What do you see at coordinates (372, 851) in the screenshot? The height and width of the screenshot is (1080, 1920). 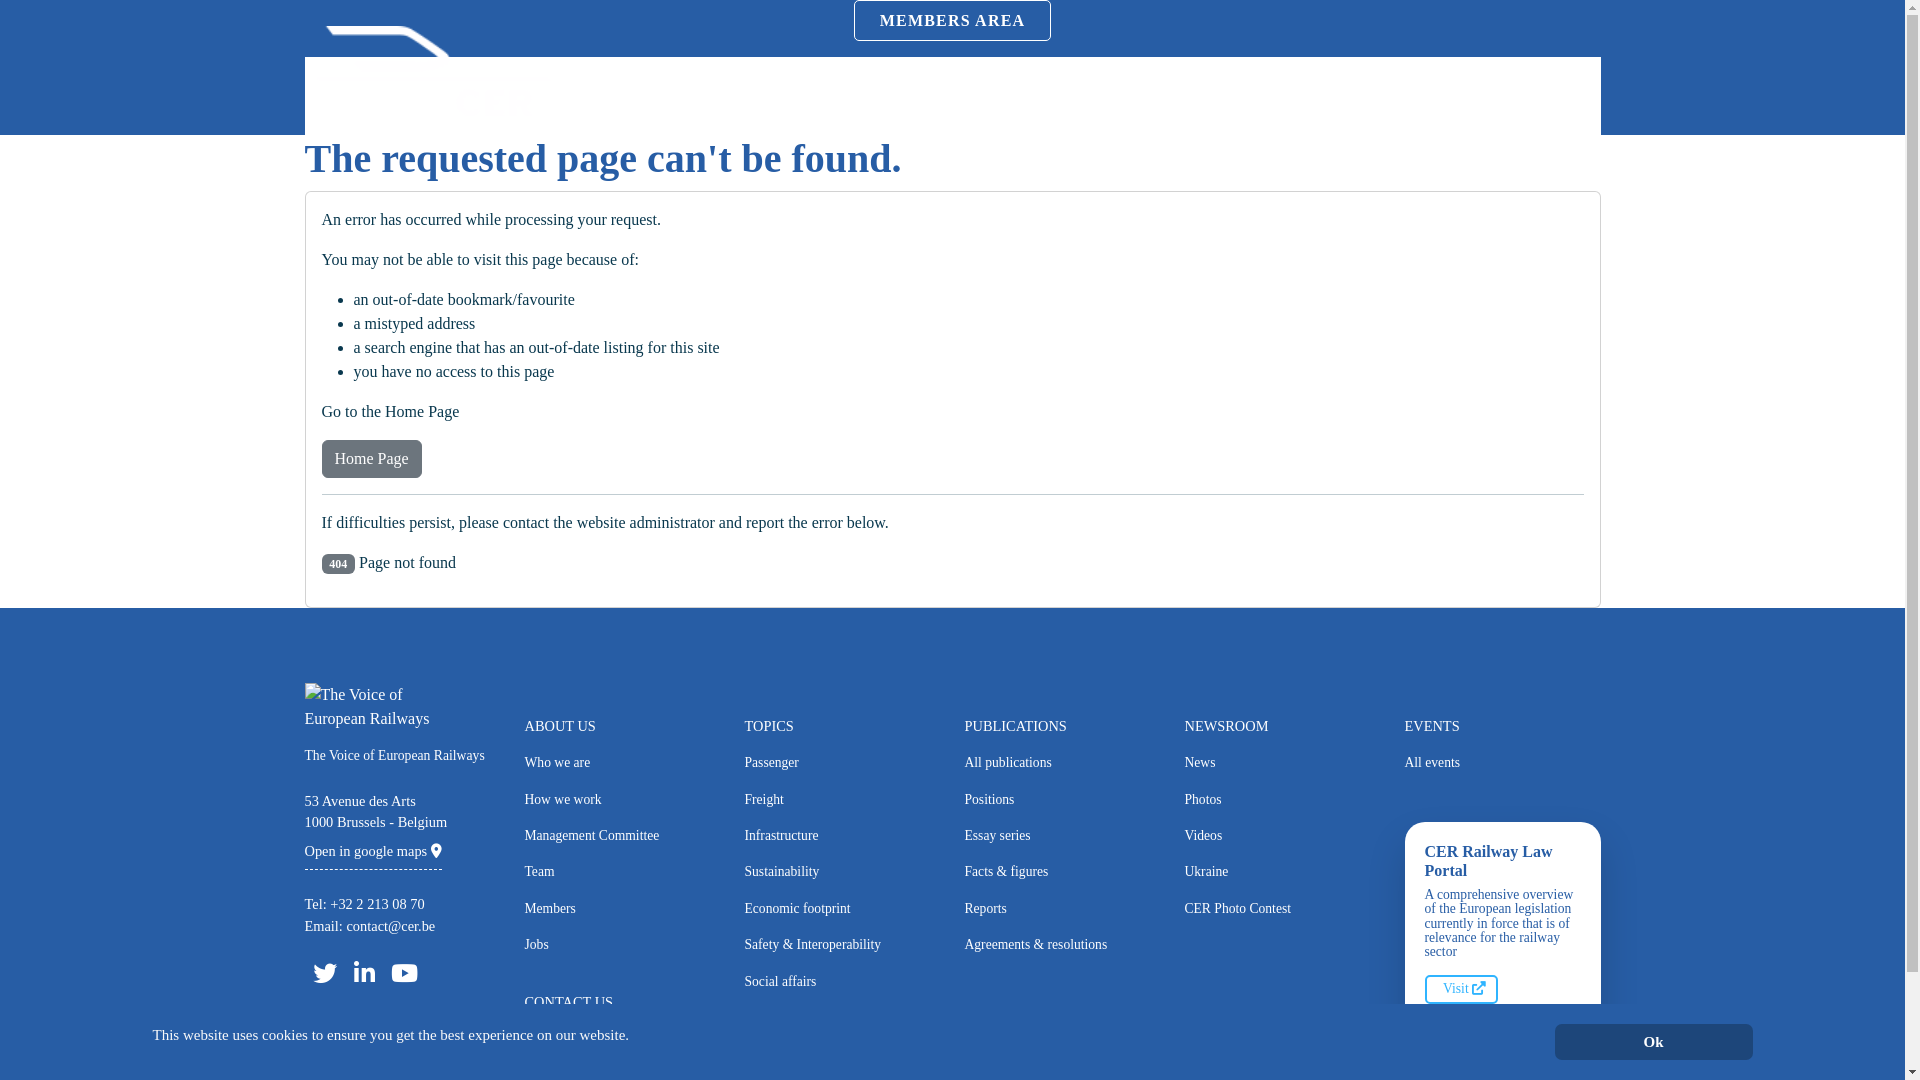 I see `'Open in google maps'` at bounding box center [372, 851].